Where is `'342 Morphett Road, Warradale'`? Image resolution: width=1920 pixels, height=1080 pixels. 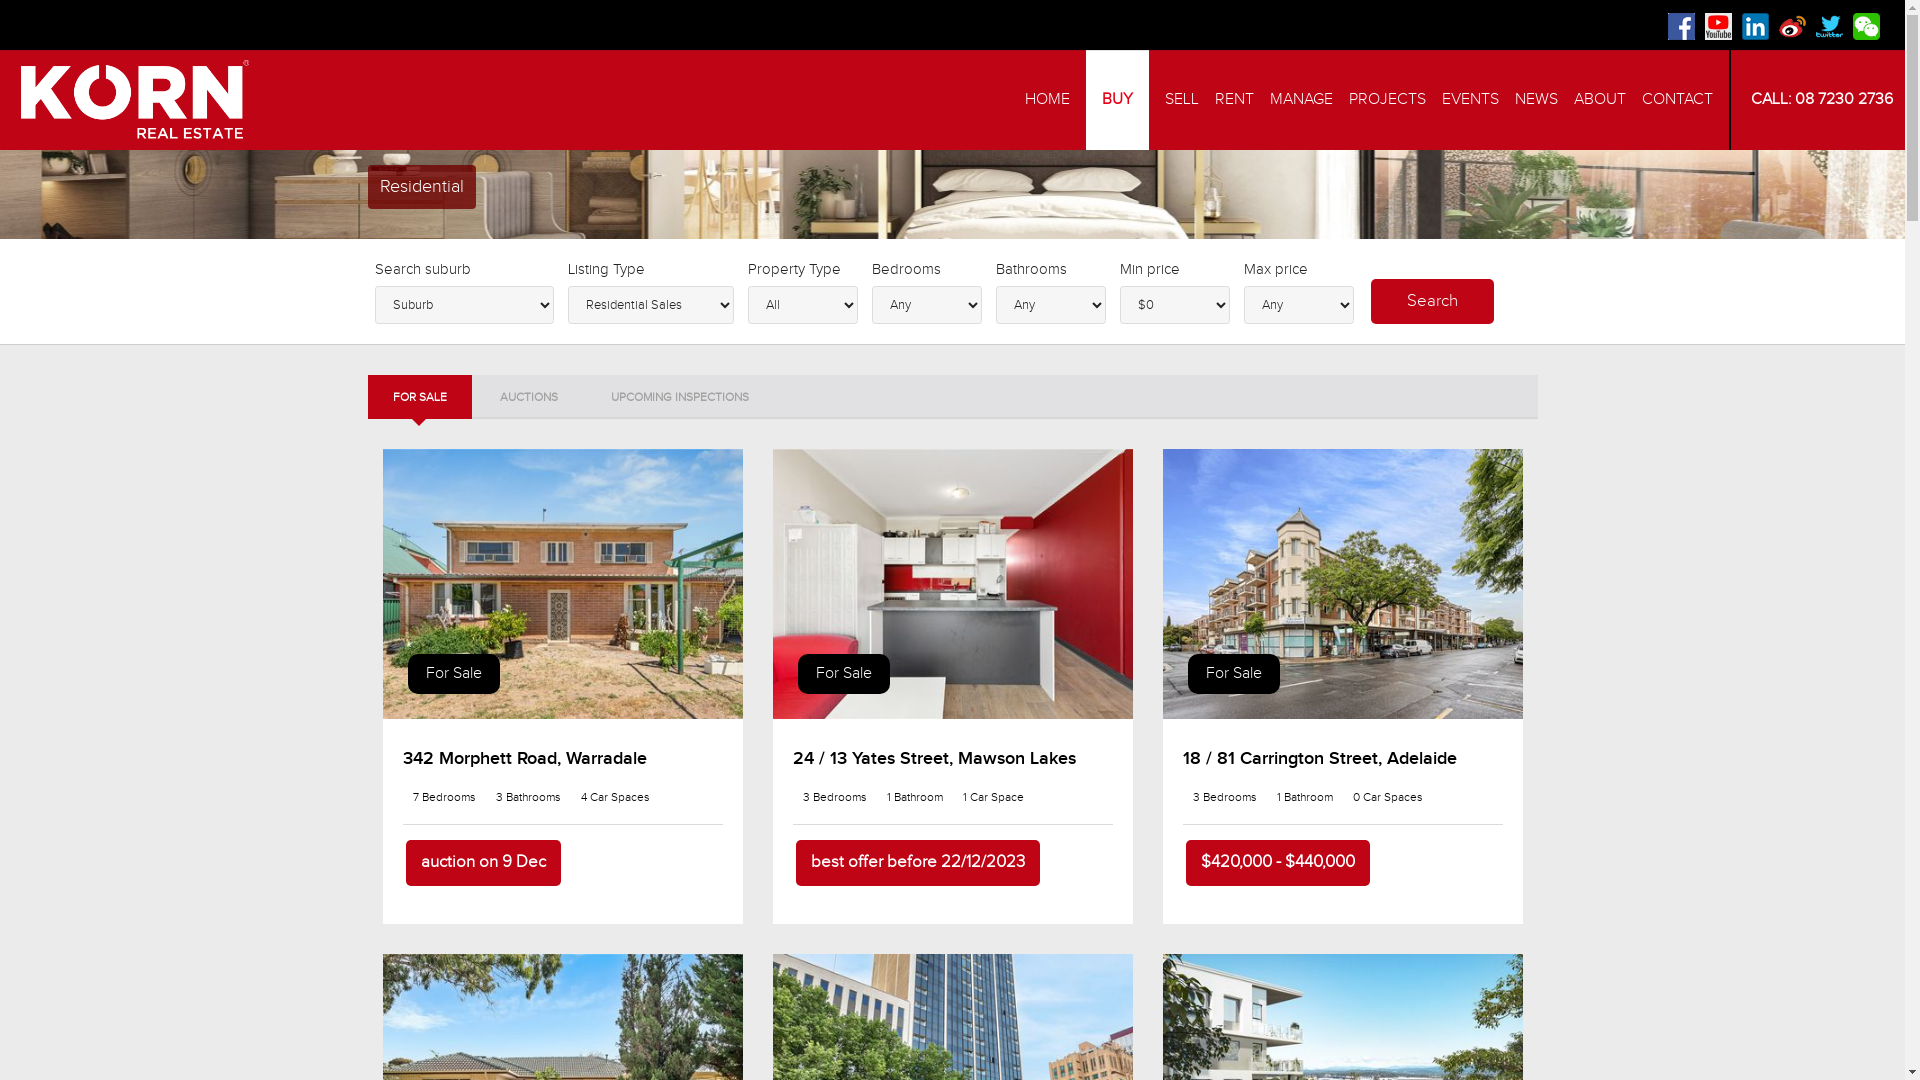 '342 Morphett Road, Warradale' is located at coordinates (523, 758).